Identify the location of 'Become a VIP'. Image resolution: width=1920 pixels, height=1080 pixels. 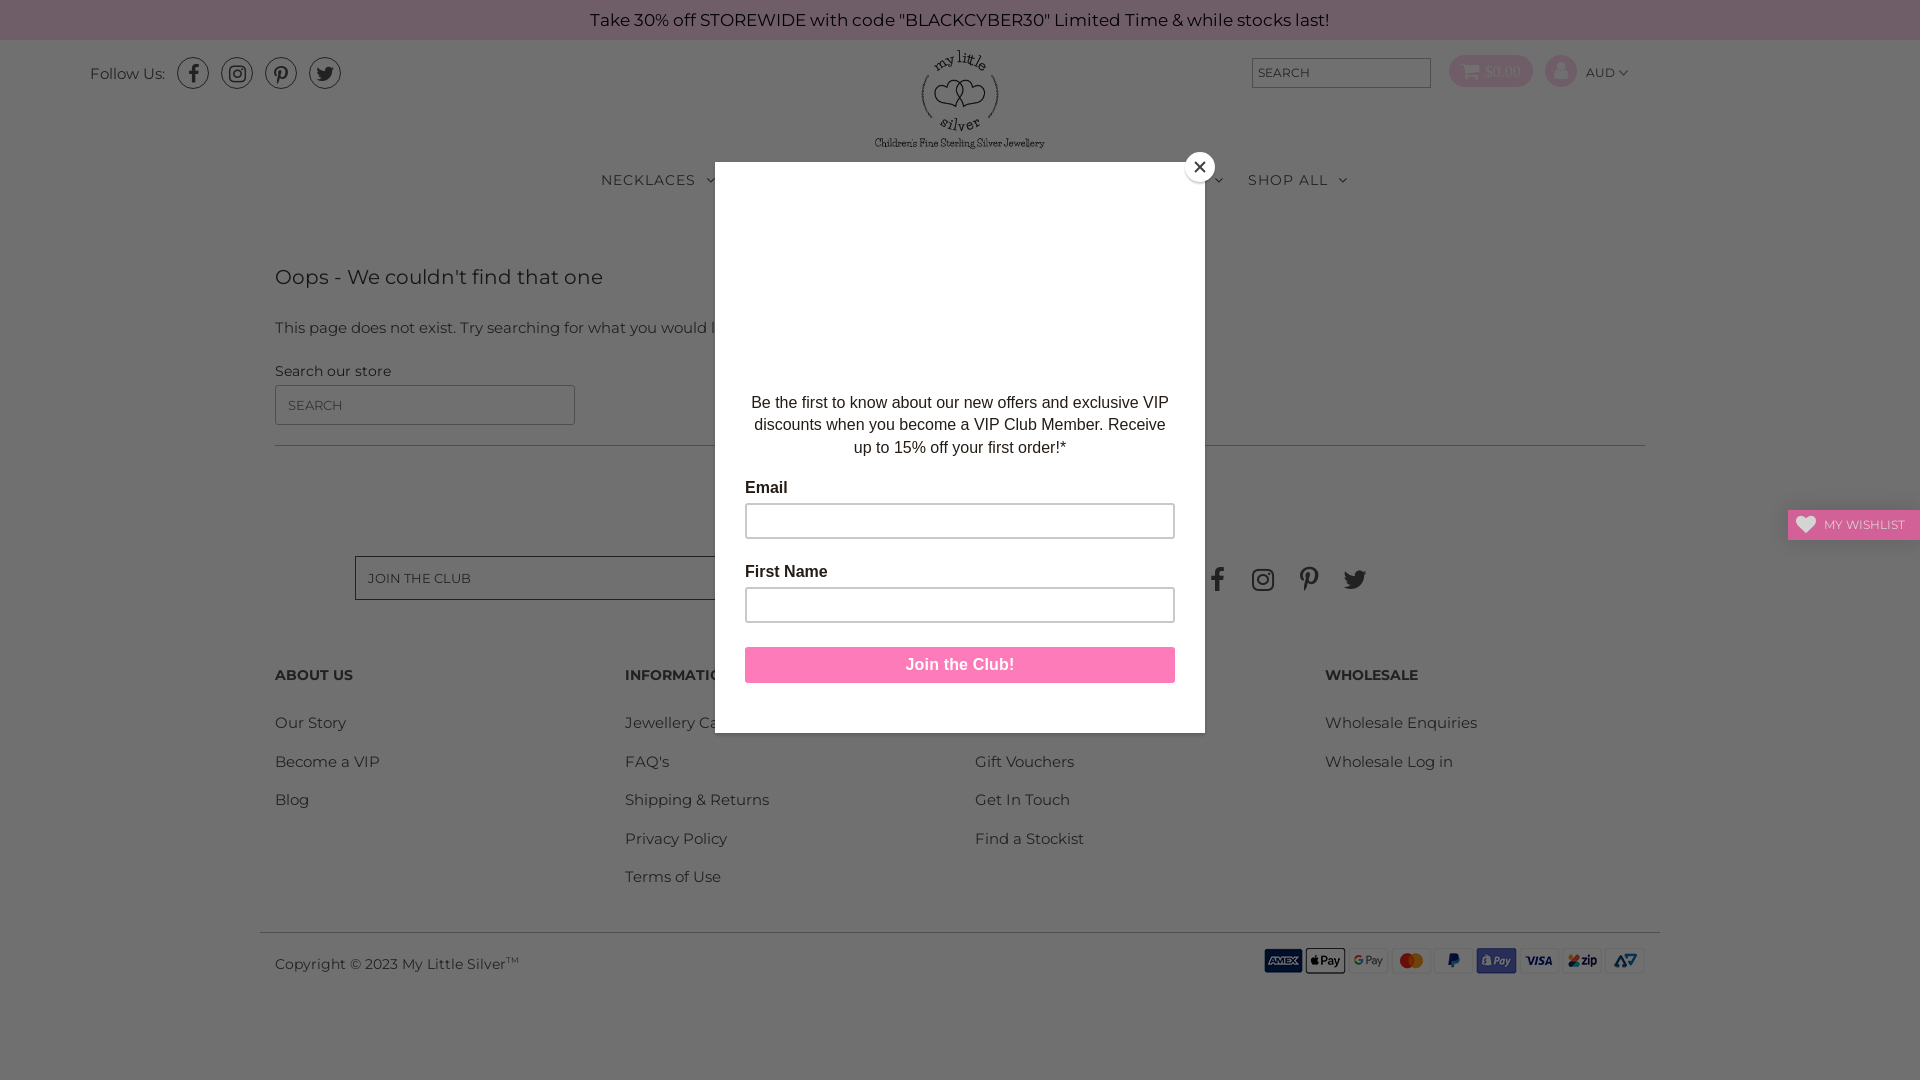
(273, 761).